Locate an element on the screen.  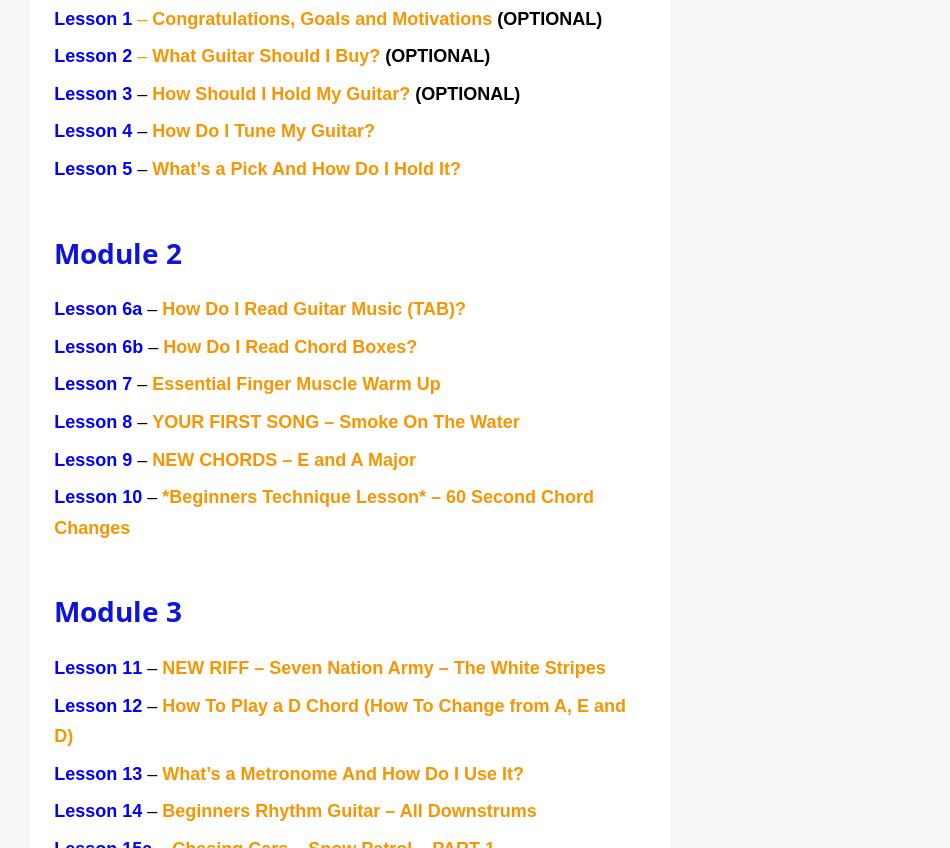
'Lesson 2' is located at coordinates (95, 58).